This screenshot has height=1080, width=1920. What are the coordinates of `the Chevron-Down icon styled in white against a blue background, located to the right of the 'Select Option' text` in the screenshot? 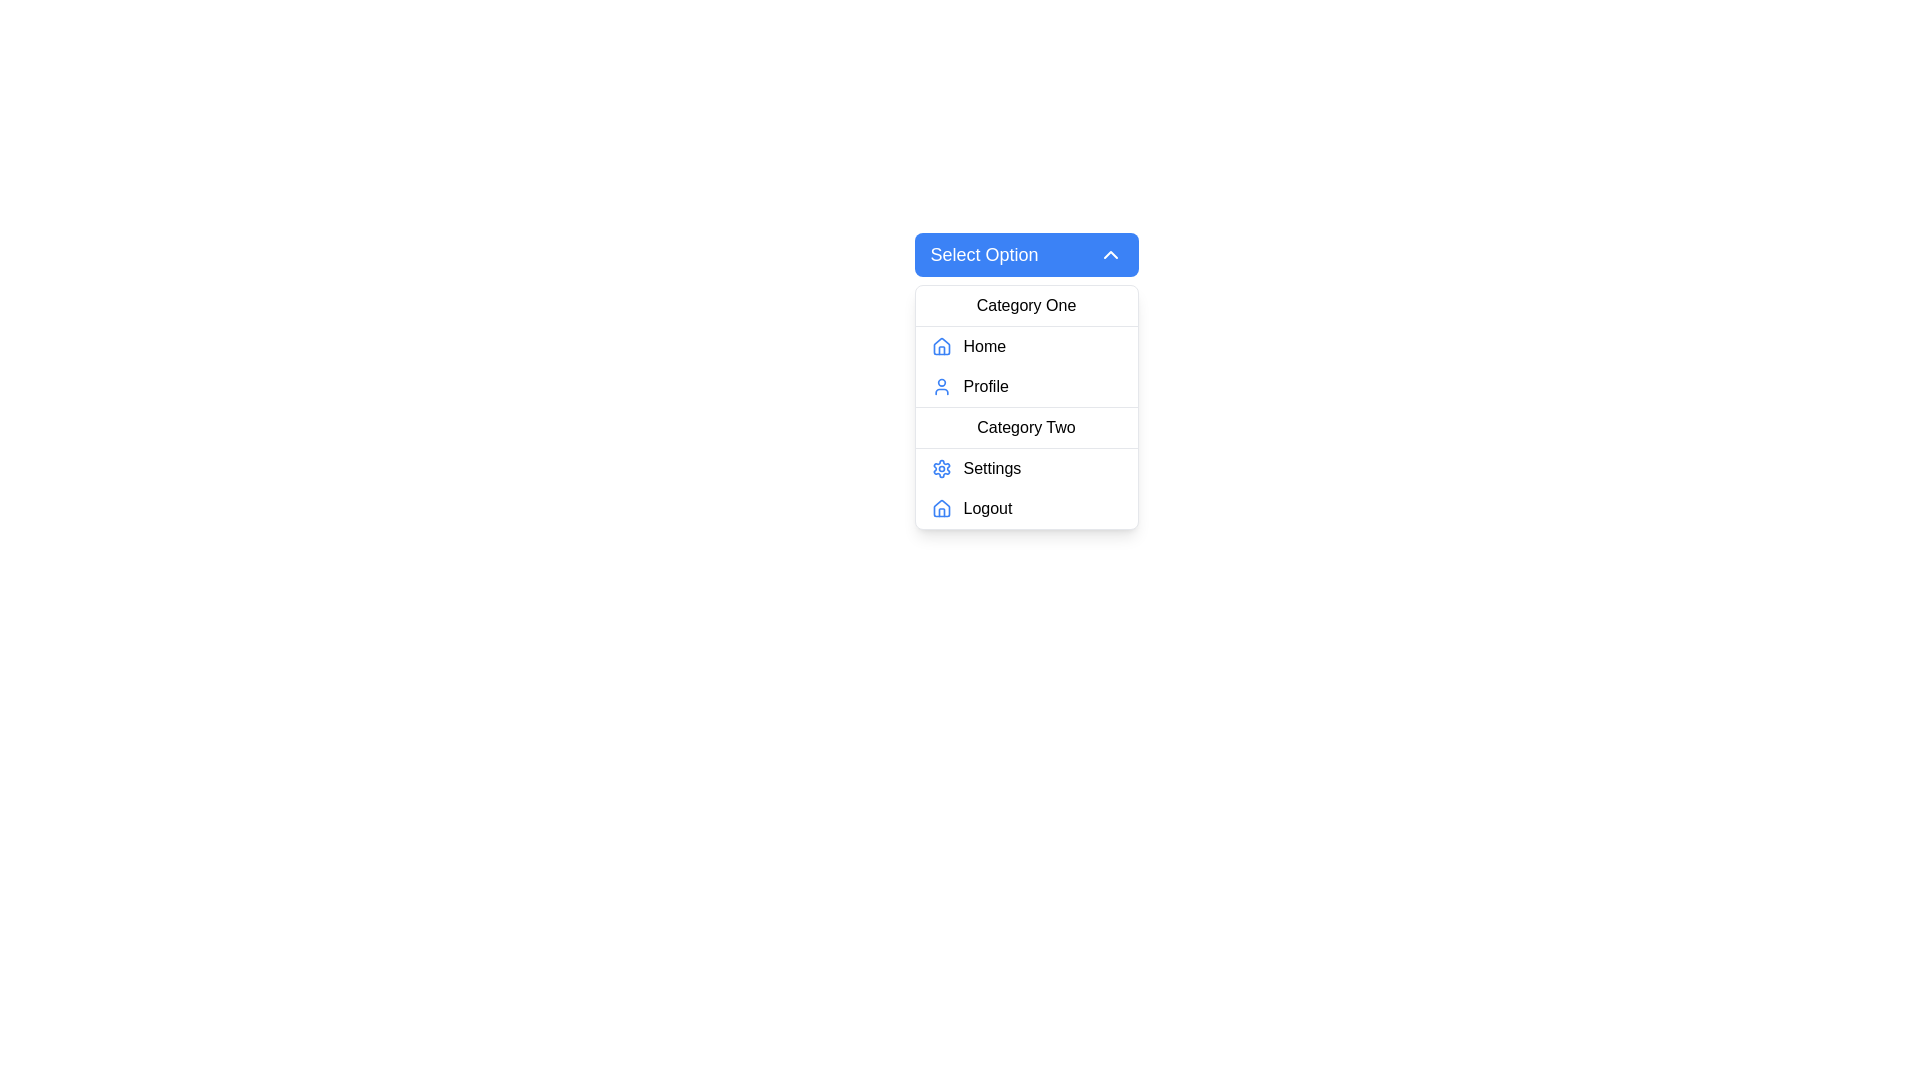 It's located at (1109, 253).